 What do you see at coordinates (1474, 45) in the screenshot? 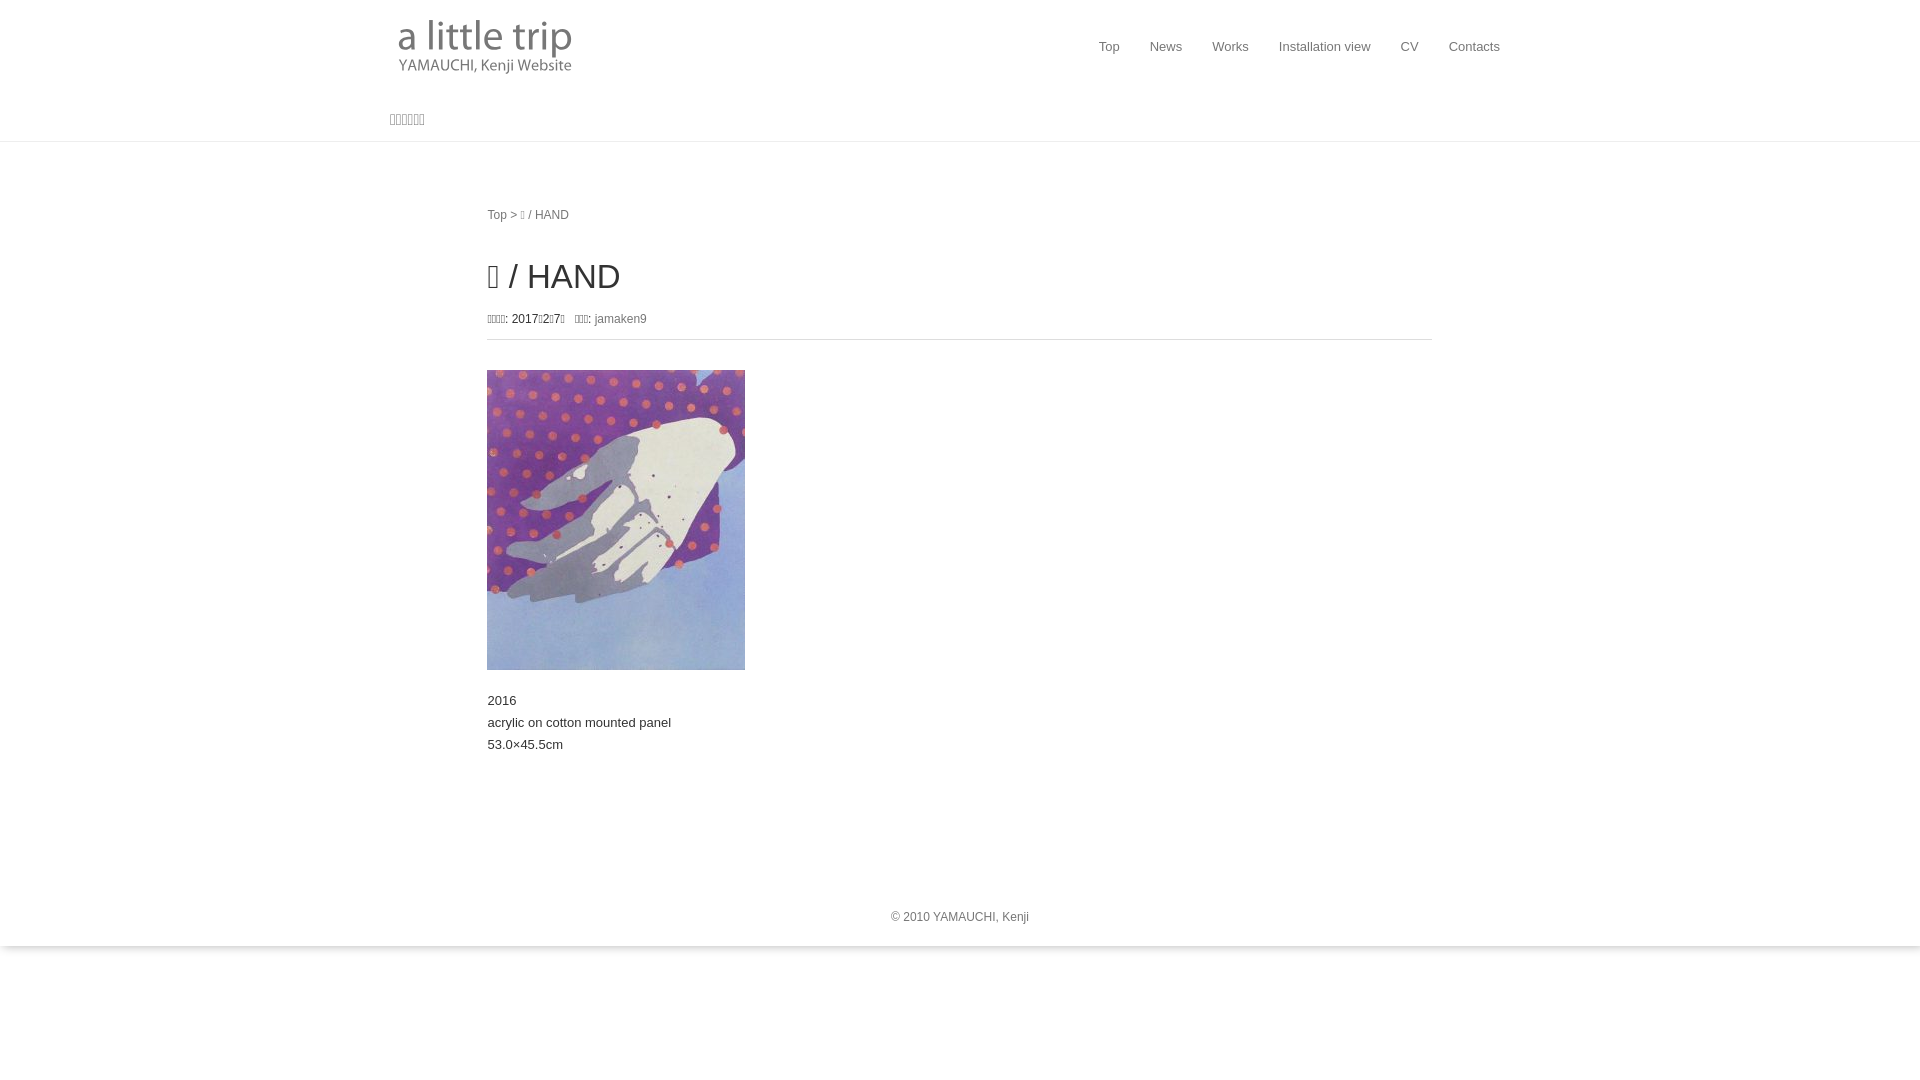
I see `'Contacts'` at bounding box center [1474, 45].